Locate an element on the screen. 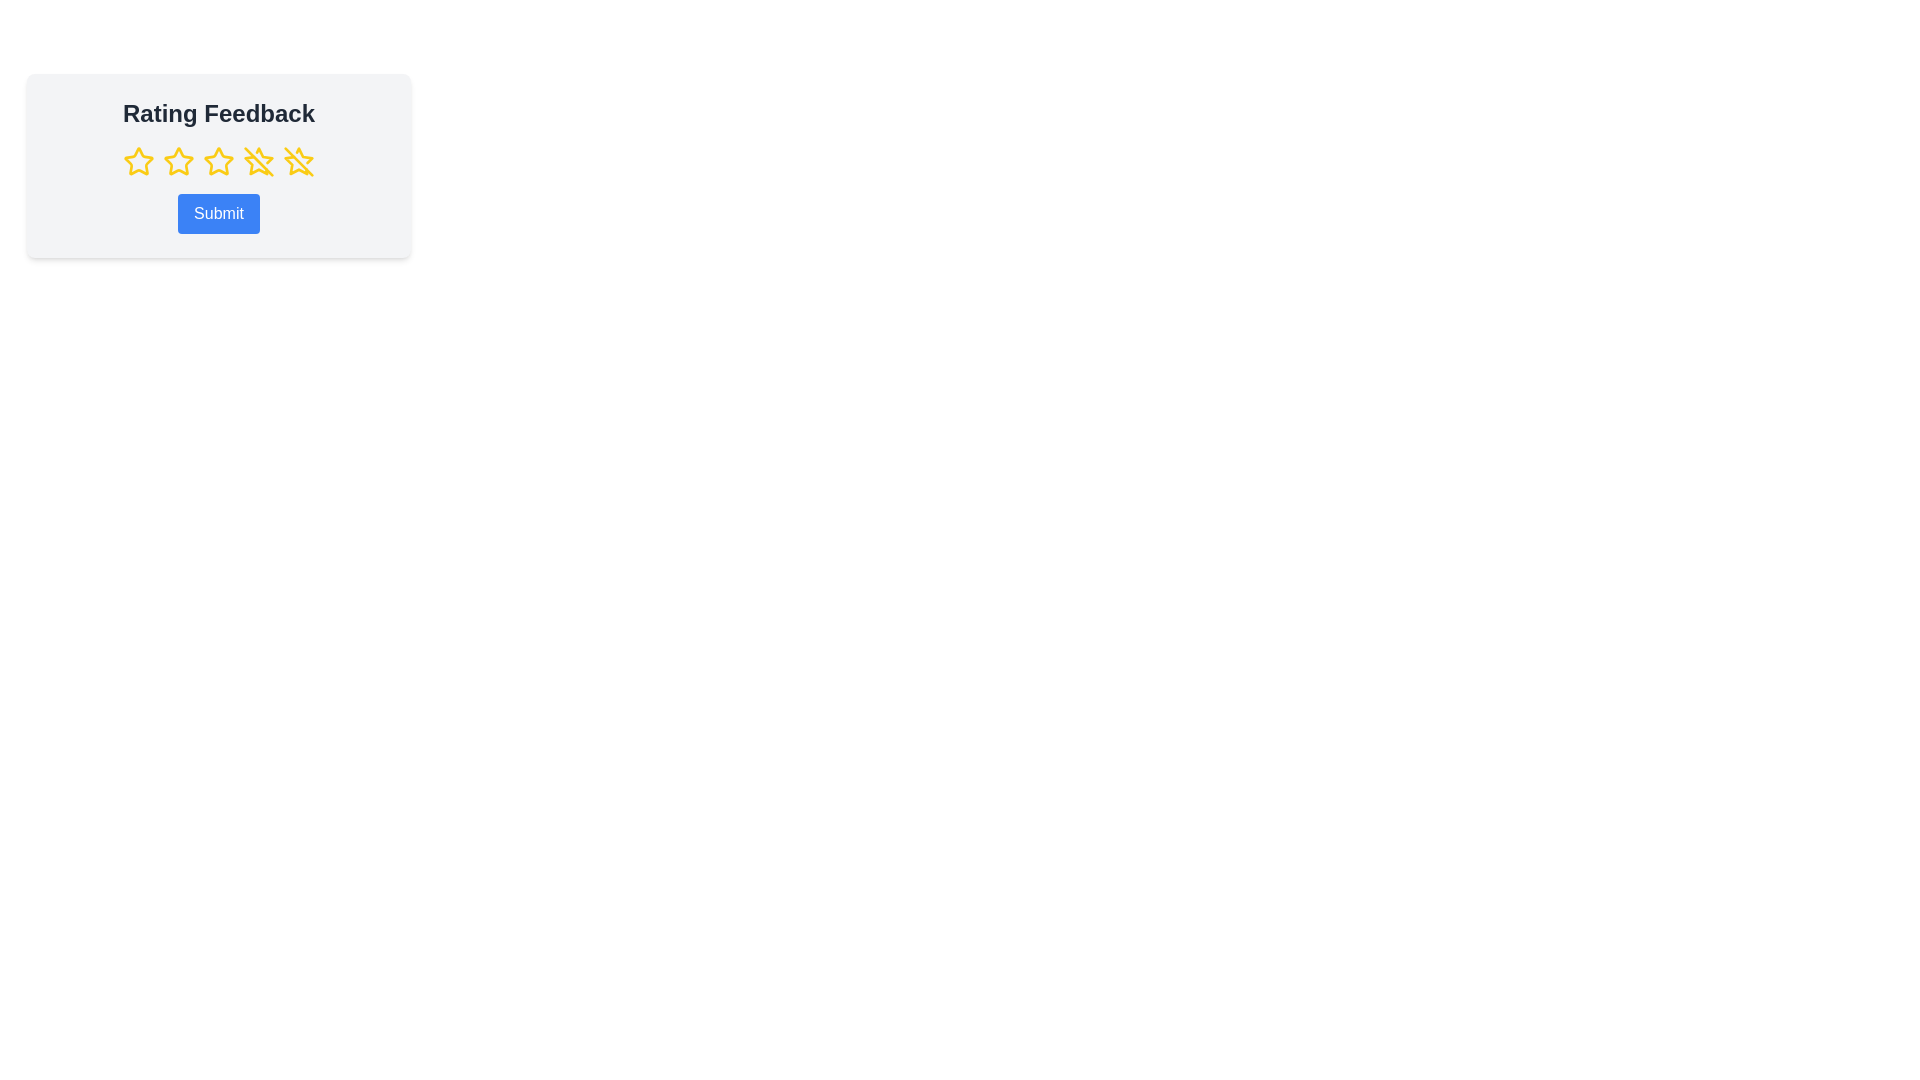 The height and width of the screenshot is (1080, 1920). the static text labeled 'Rating Feedback' which is positioned at the top of the feedback interface is located at coordinates (219, 114).